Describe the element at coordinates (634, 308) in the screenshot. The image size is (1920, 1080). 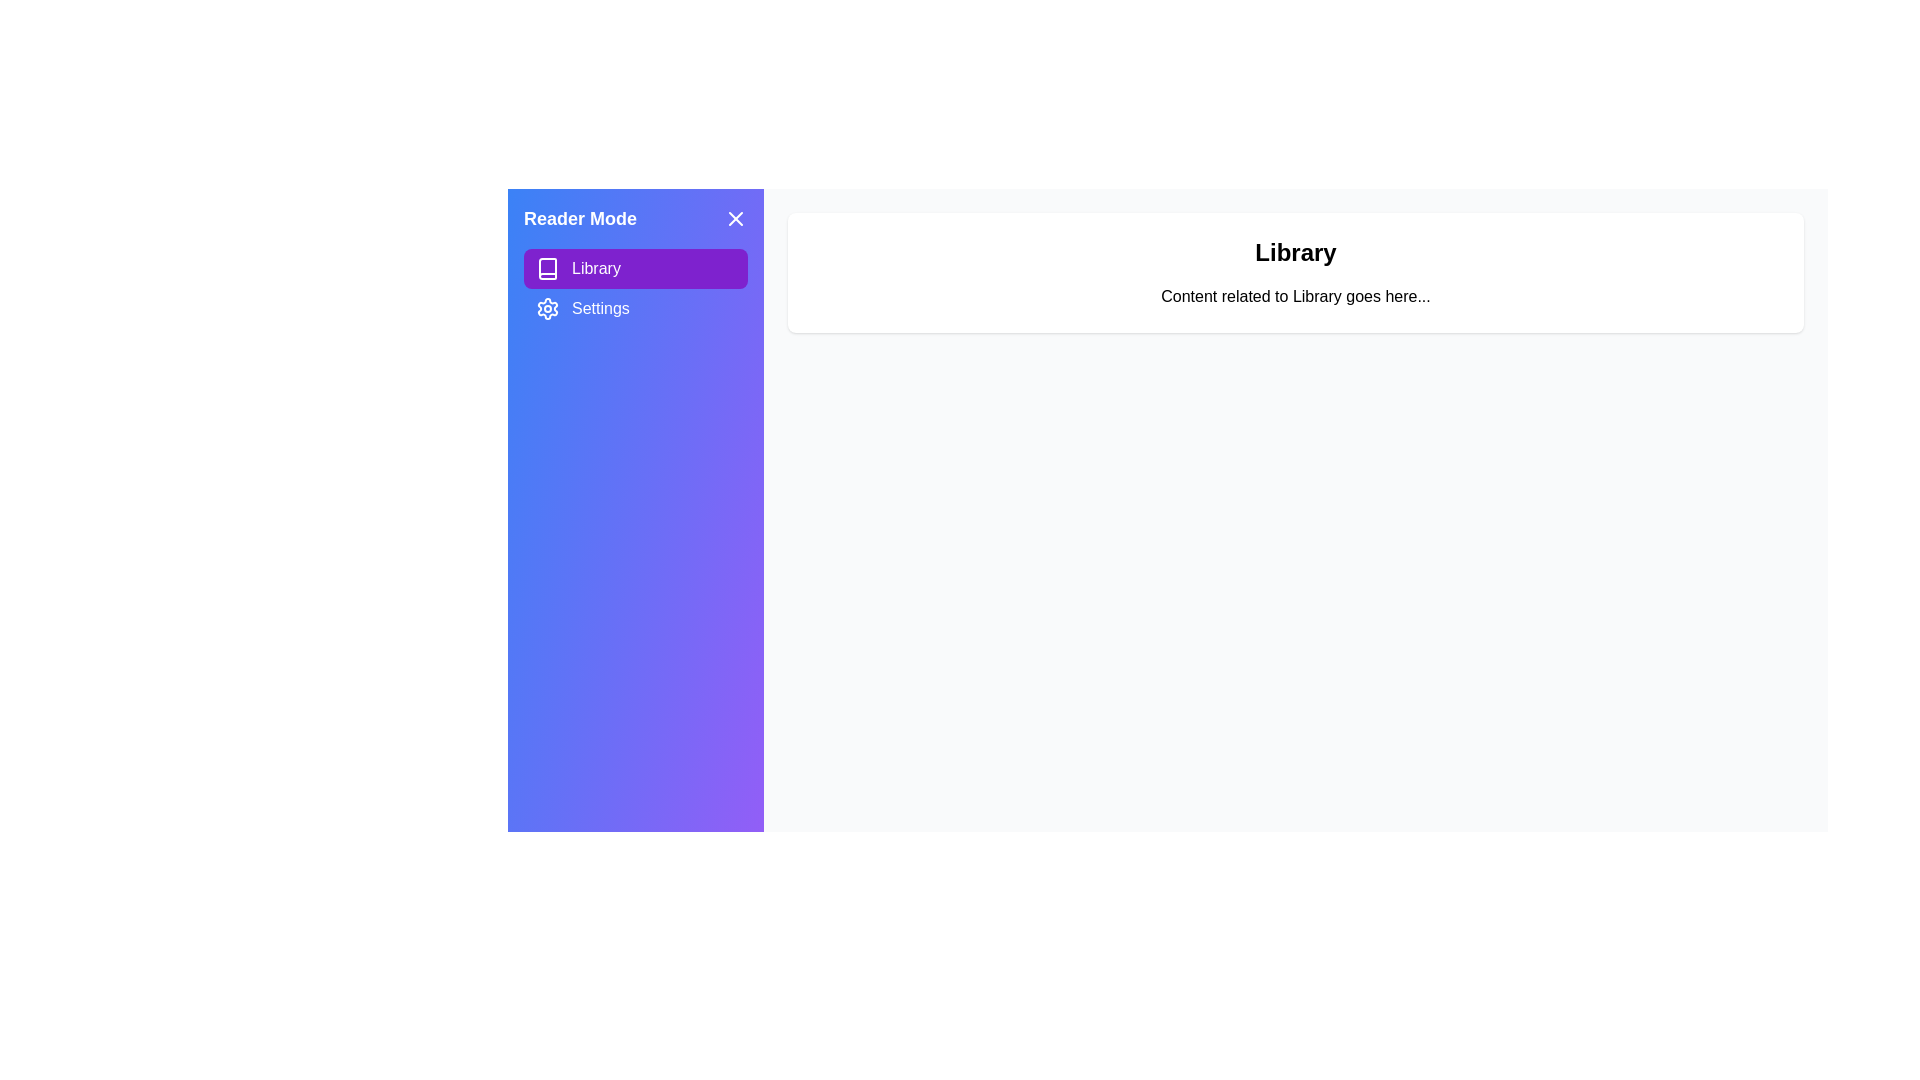
I see `the section Settings from the drawer menu` at that location.